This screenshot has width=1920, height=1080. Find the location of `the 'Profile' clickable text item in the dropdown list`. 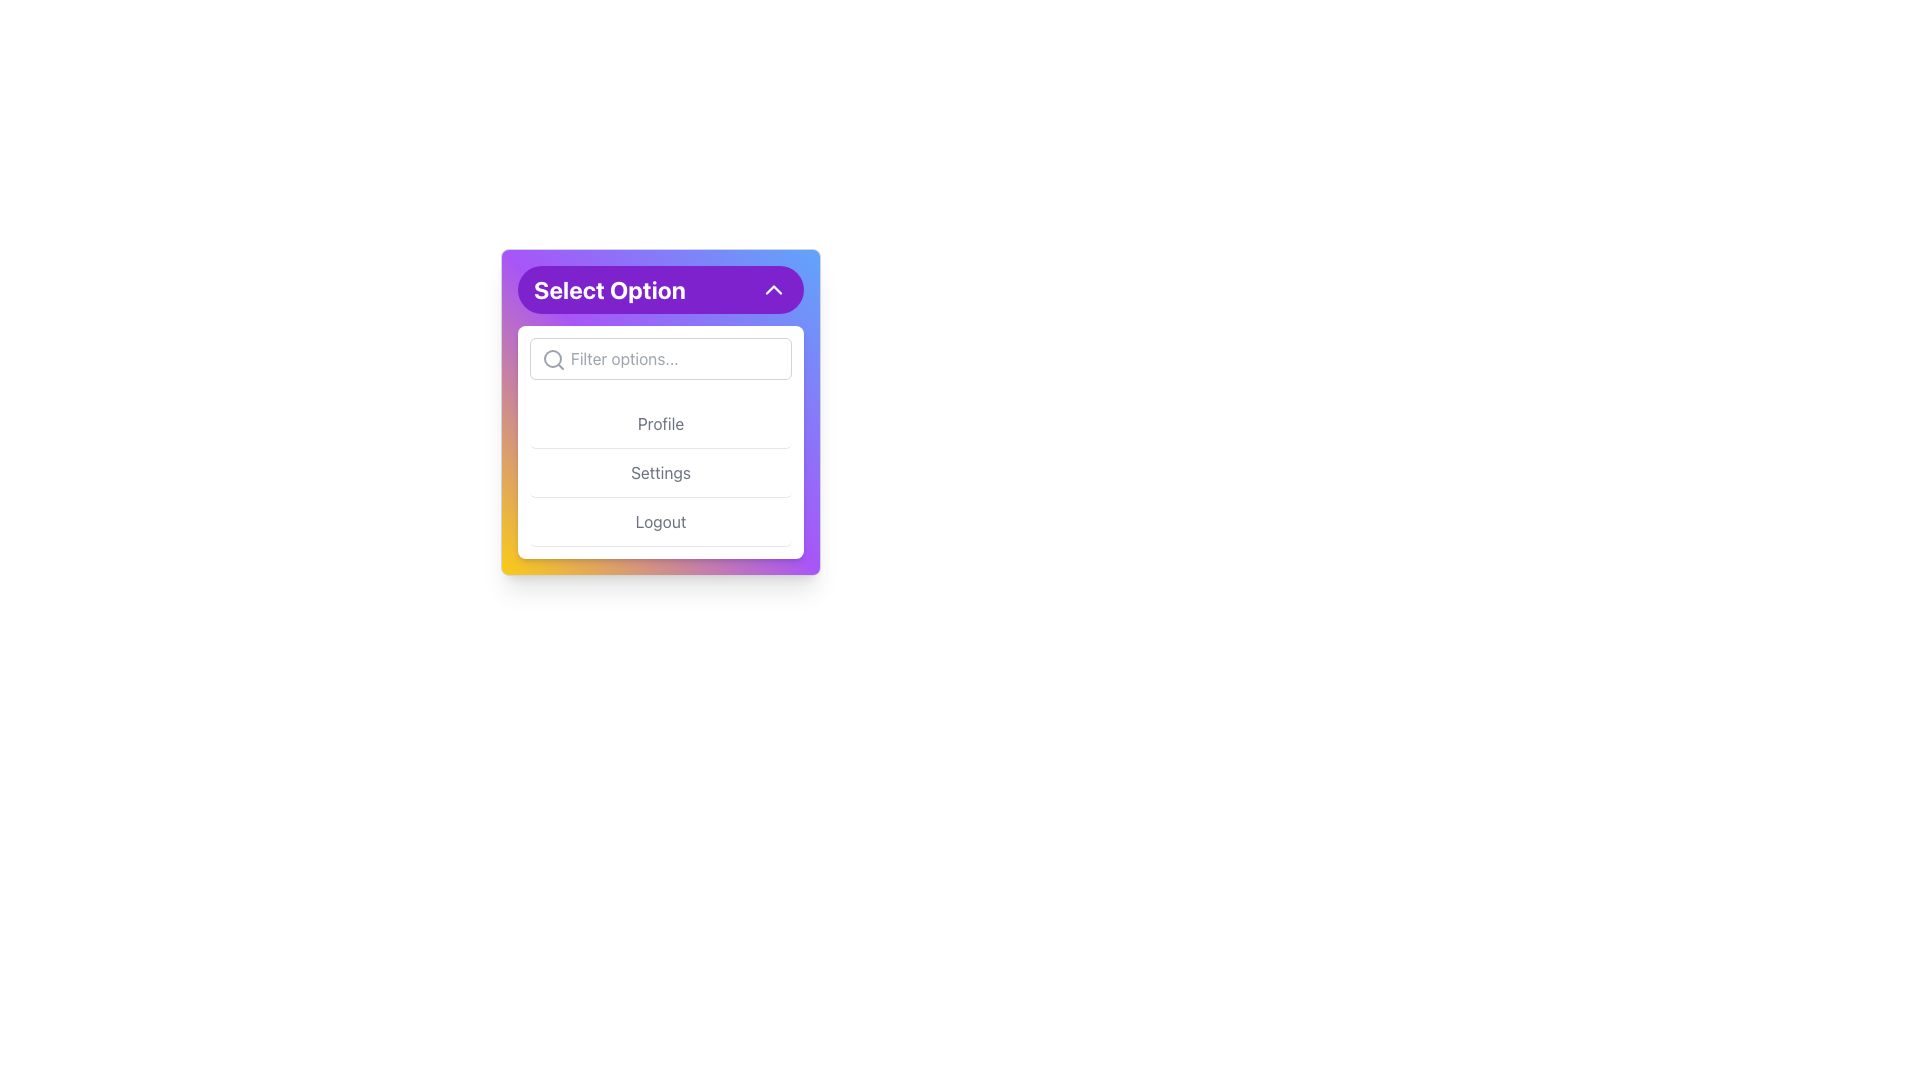

the 'Profile' clickable text item in the dropdown list is located at coordinates (661, 423).